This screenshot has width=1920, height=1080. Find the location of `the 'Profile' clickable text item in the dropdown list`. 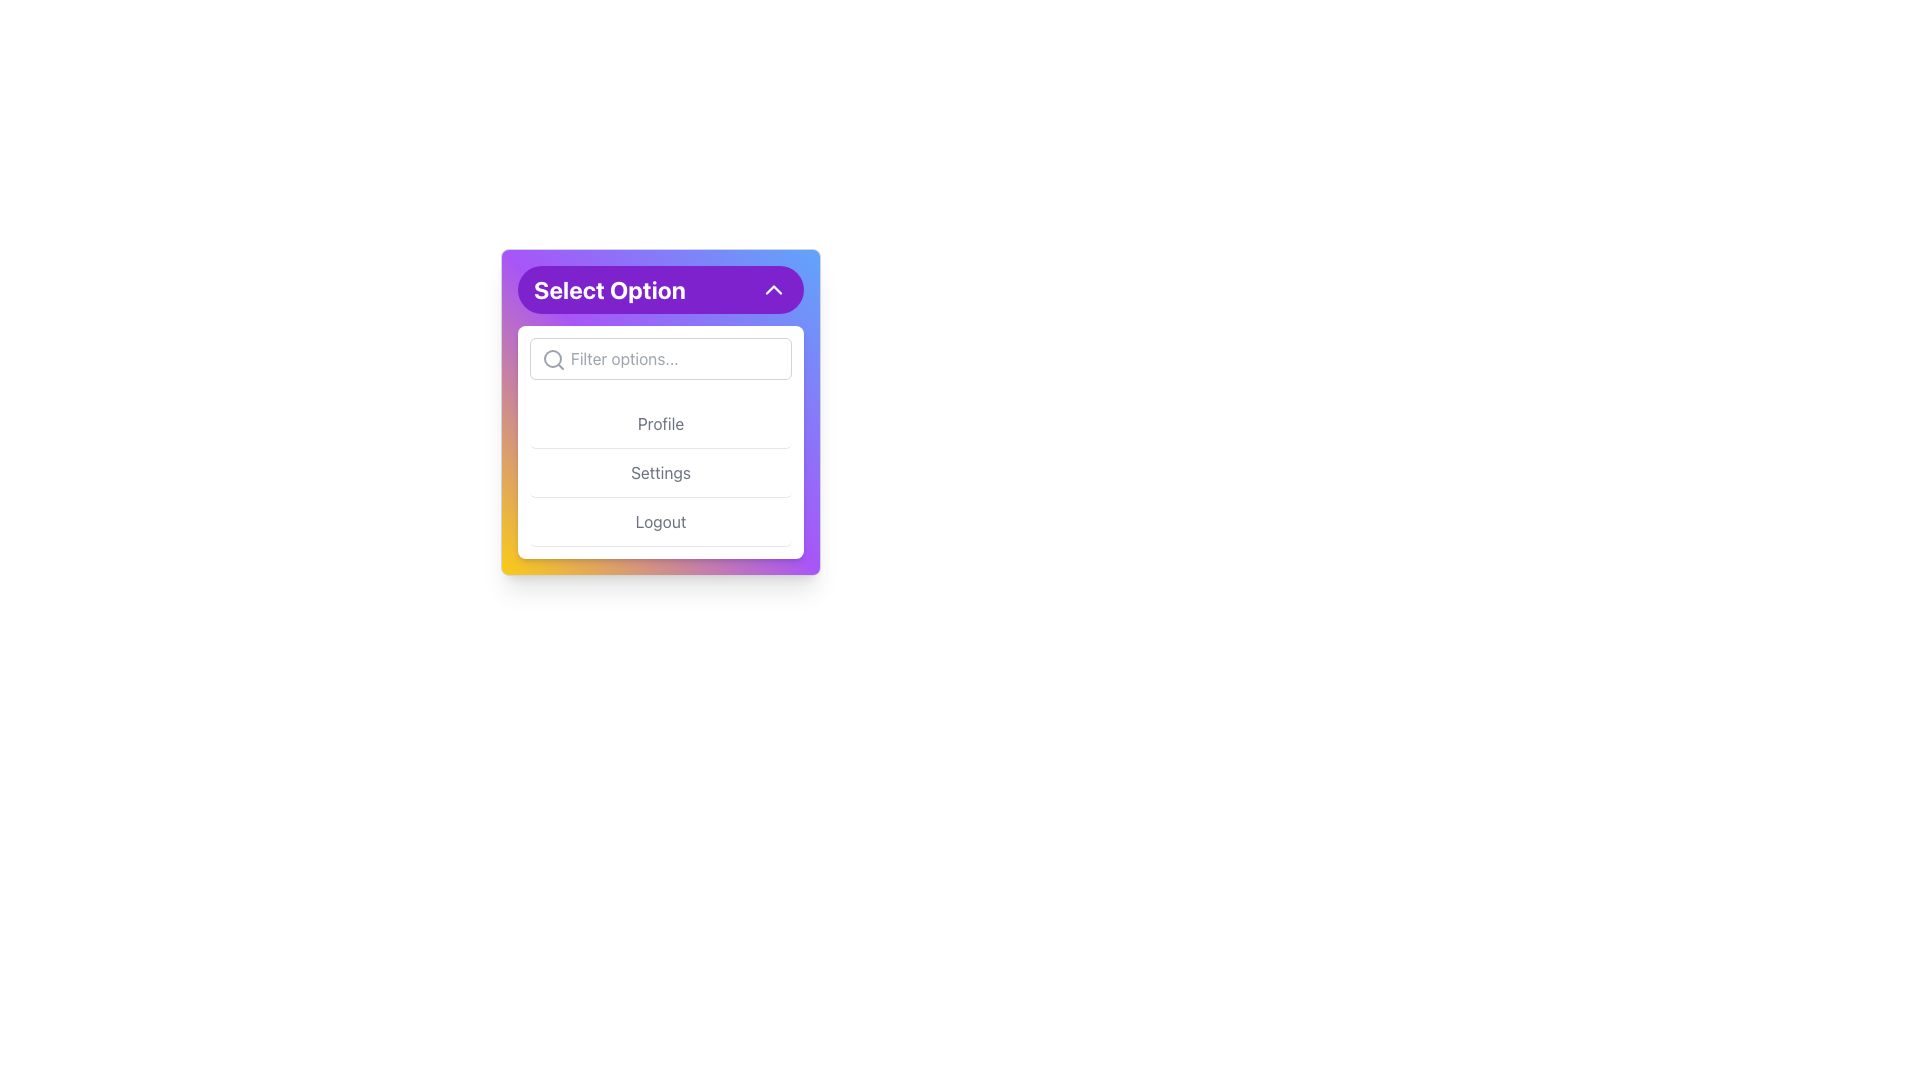

the 'Profile' clickable text item in the dropdown list is located at coordinates (661, 423).